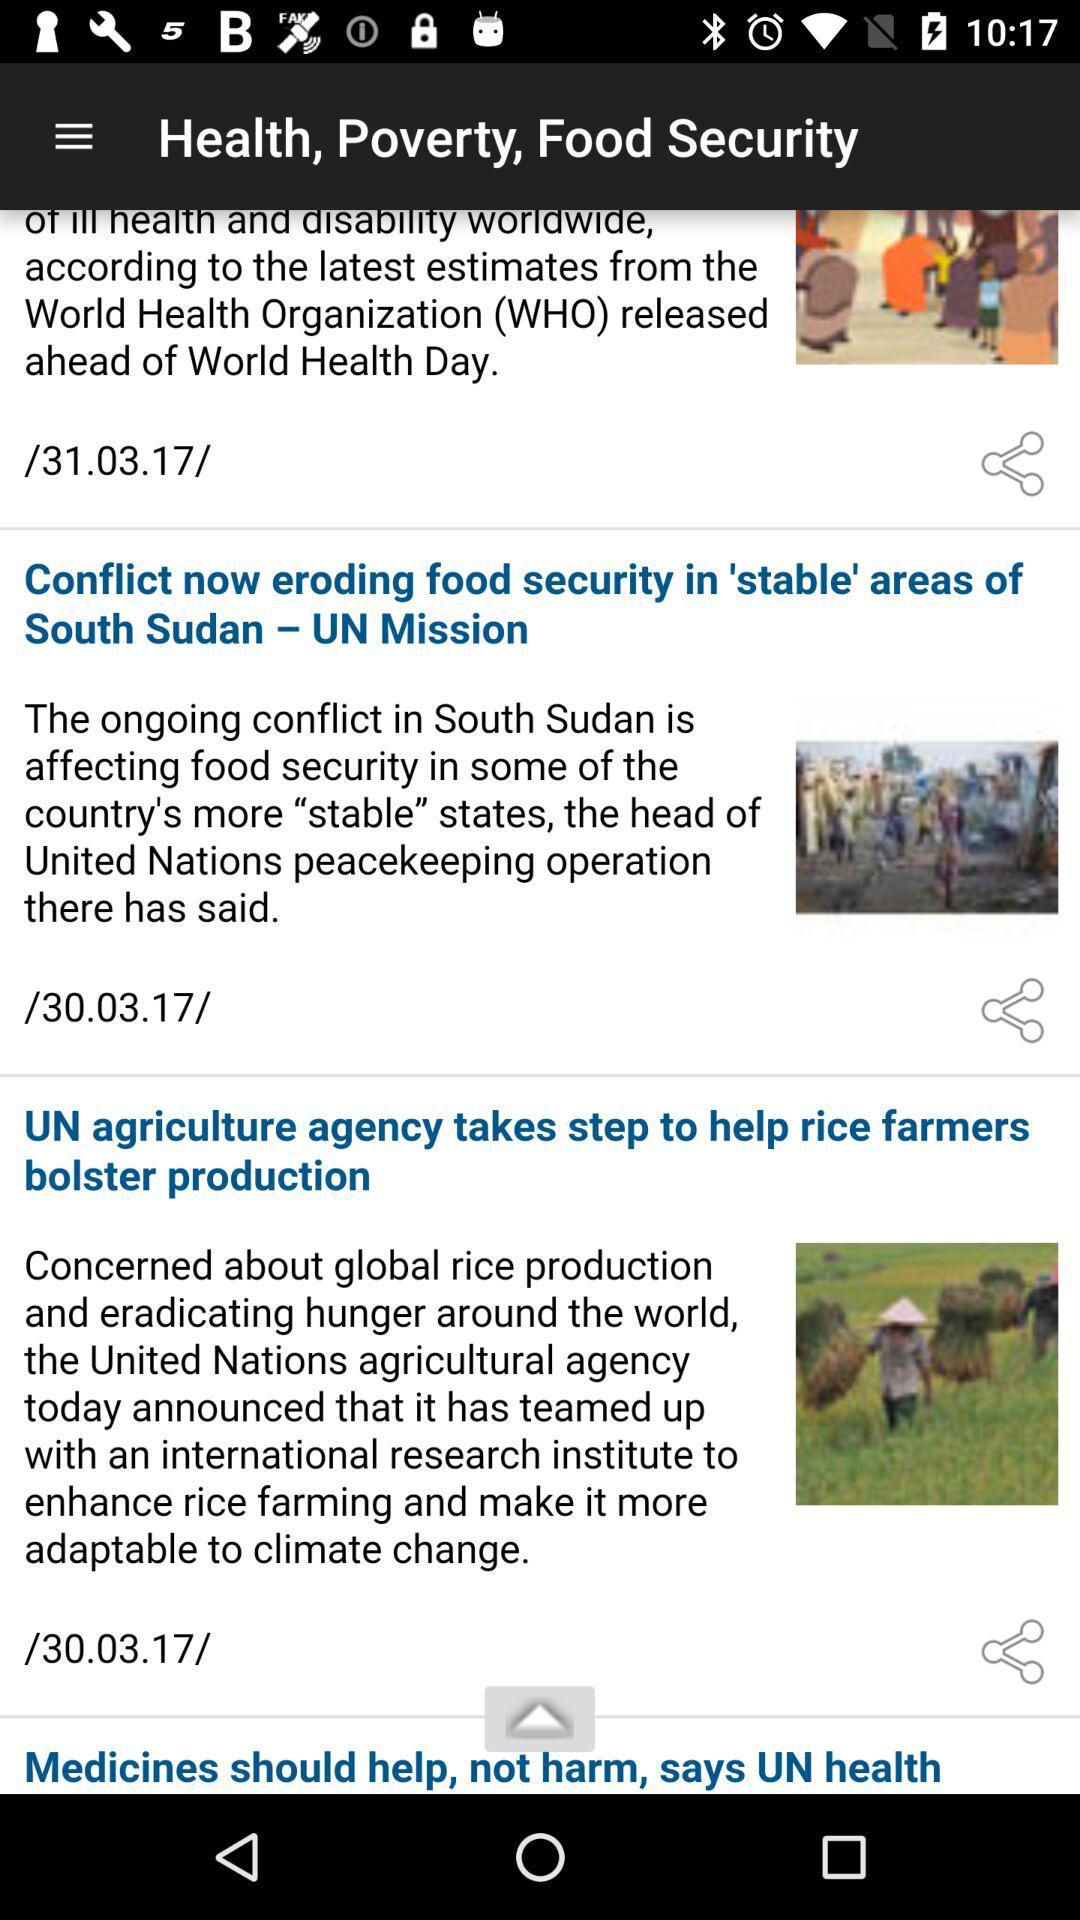 This screenshot has height=1920, width=1080. I want to click on connect to article, so click(540, 803).